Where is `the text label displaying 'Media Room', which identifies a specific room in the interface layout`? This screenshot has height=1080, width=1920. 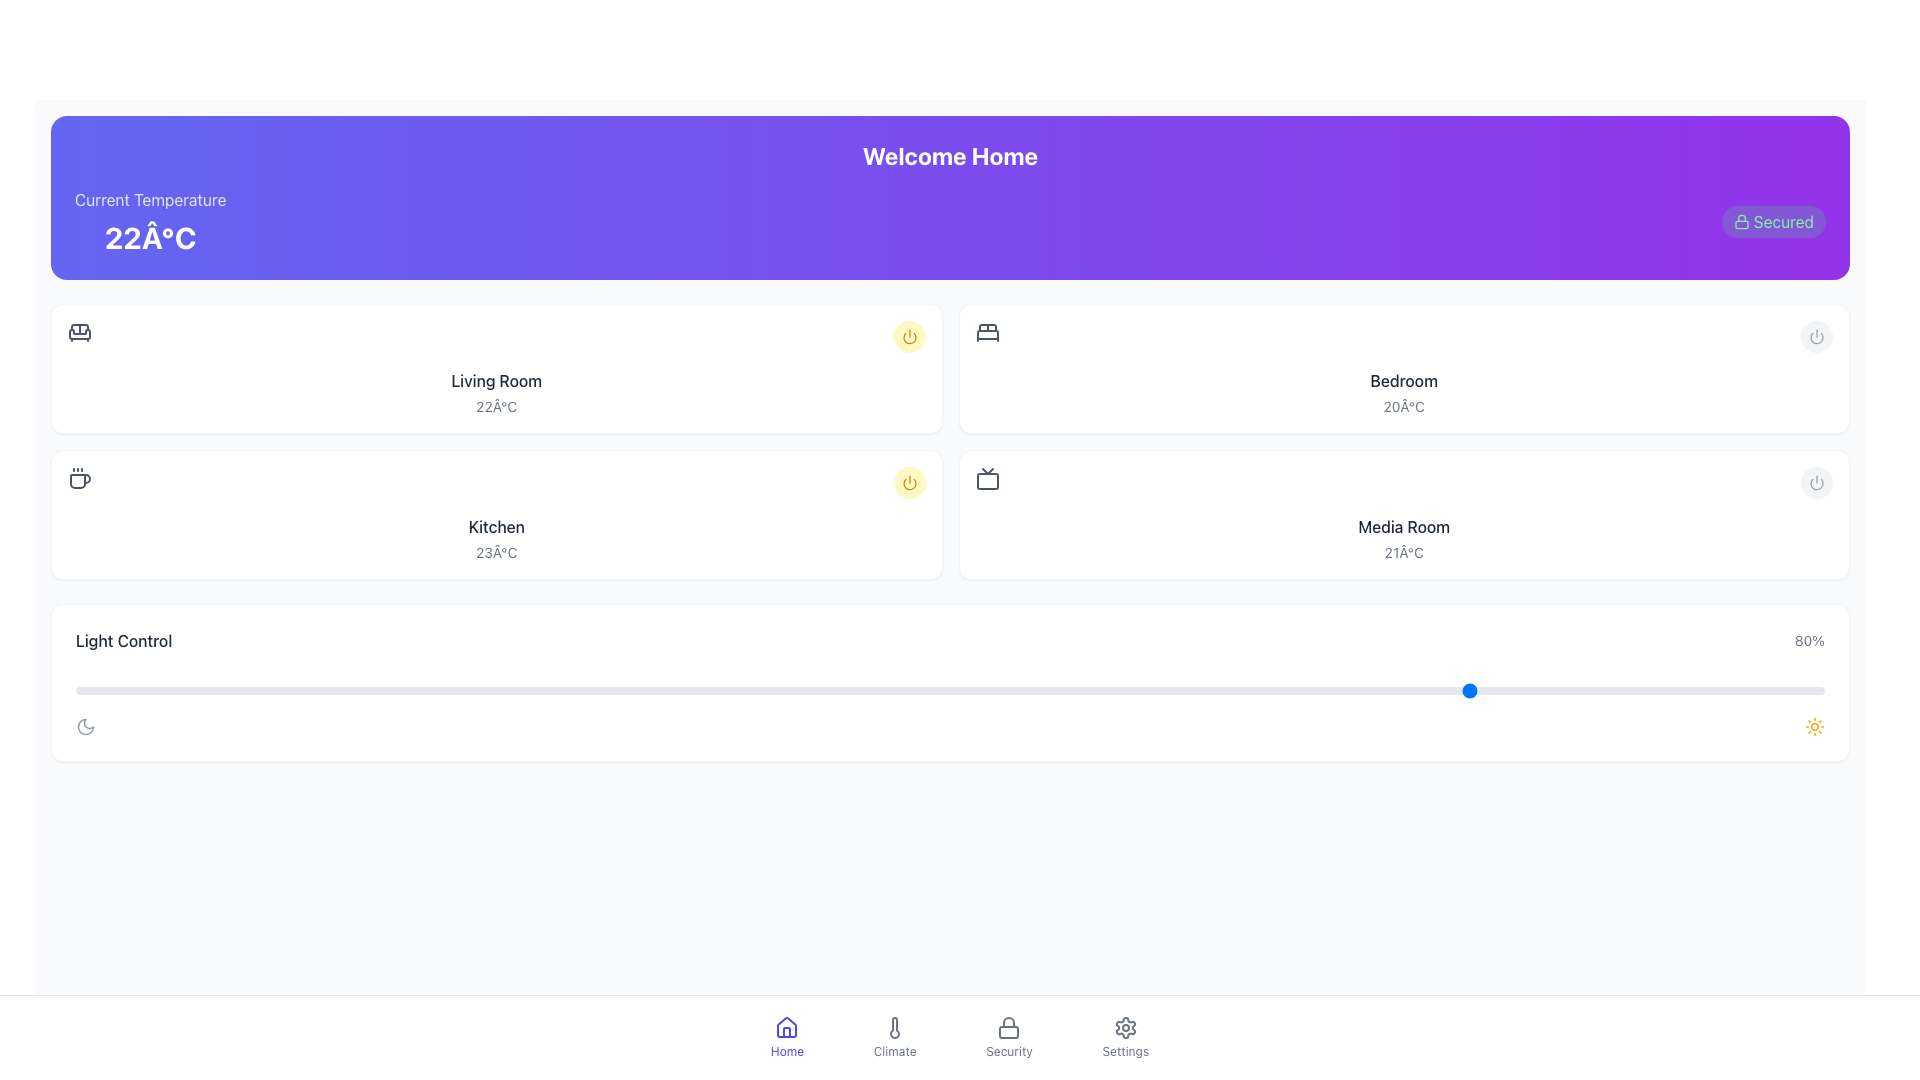 the text label displaying 'Media Room', which identifies a specific room in the interface layout is located at coordinates (1403, 526).